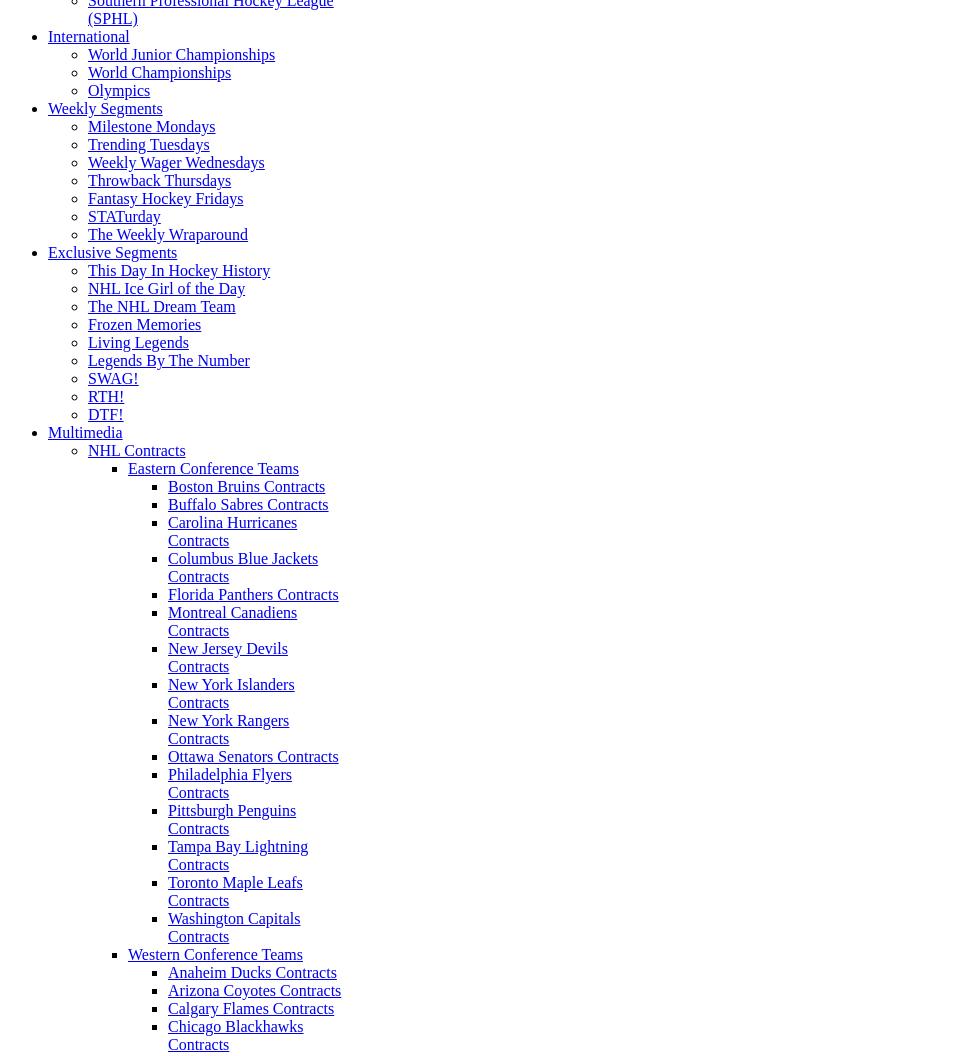 The height and width of the screenshot is (1056, 978). I want to click on 'Boston Bruins Contracts', so click(245, 485).